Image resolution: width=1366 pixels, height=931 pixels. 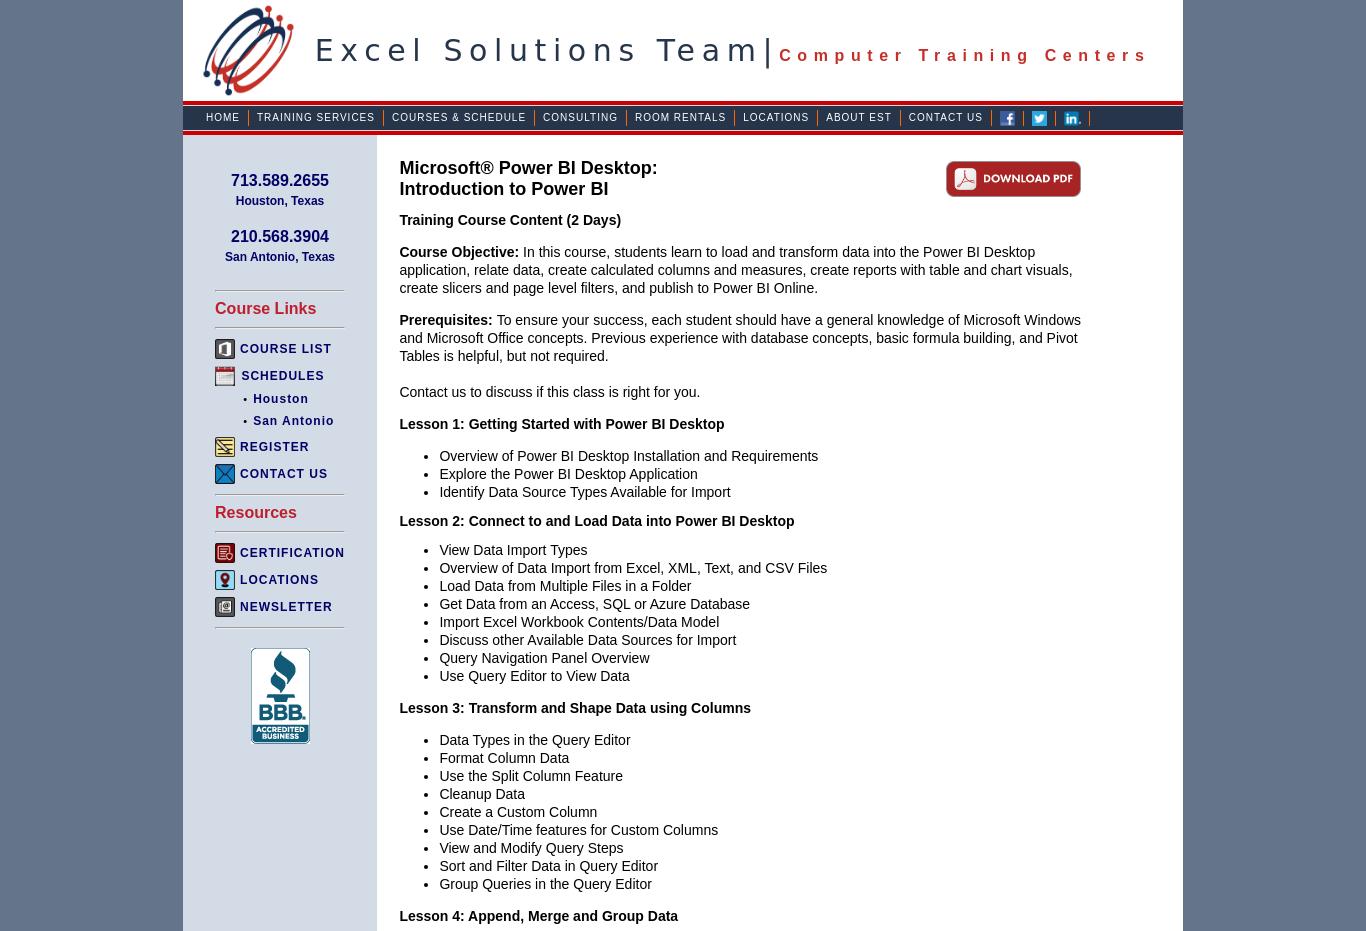 What do you see at coordinates (530, 846) in the screenshot?
I see `'View and Modify Query Steps'` at bounding box center [530, 846].